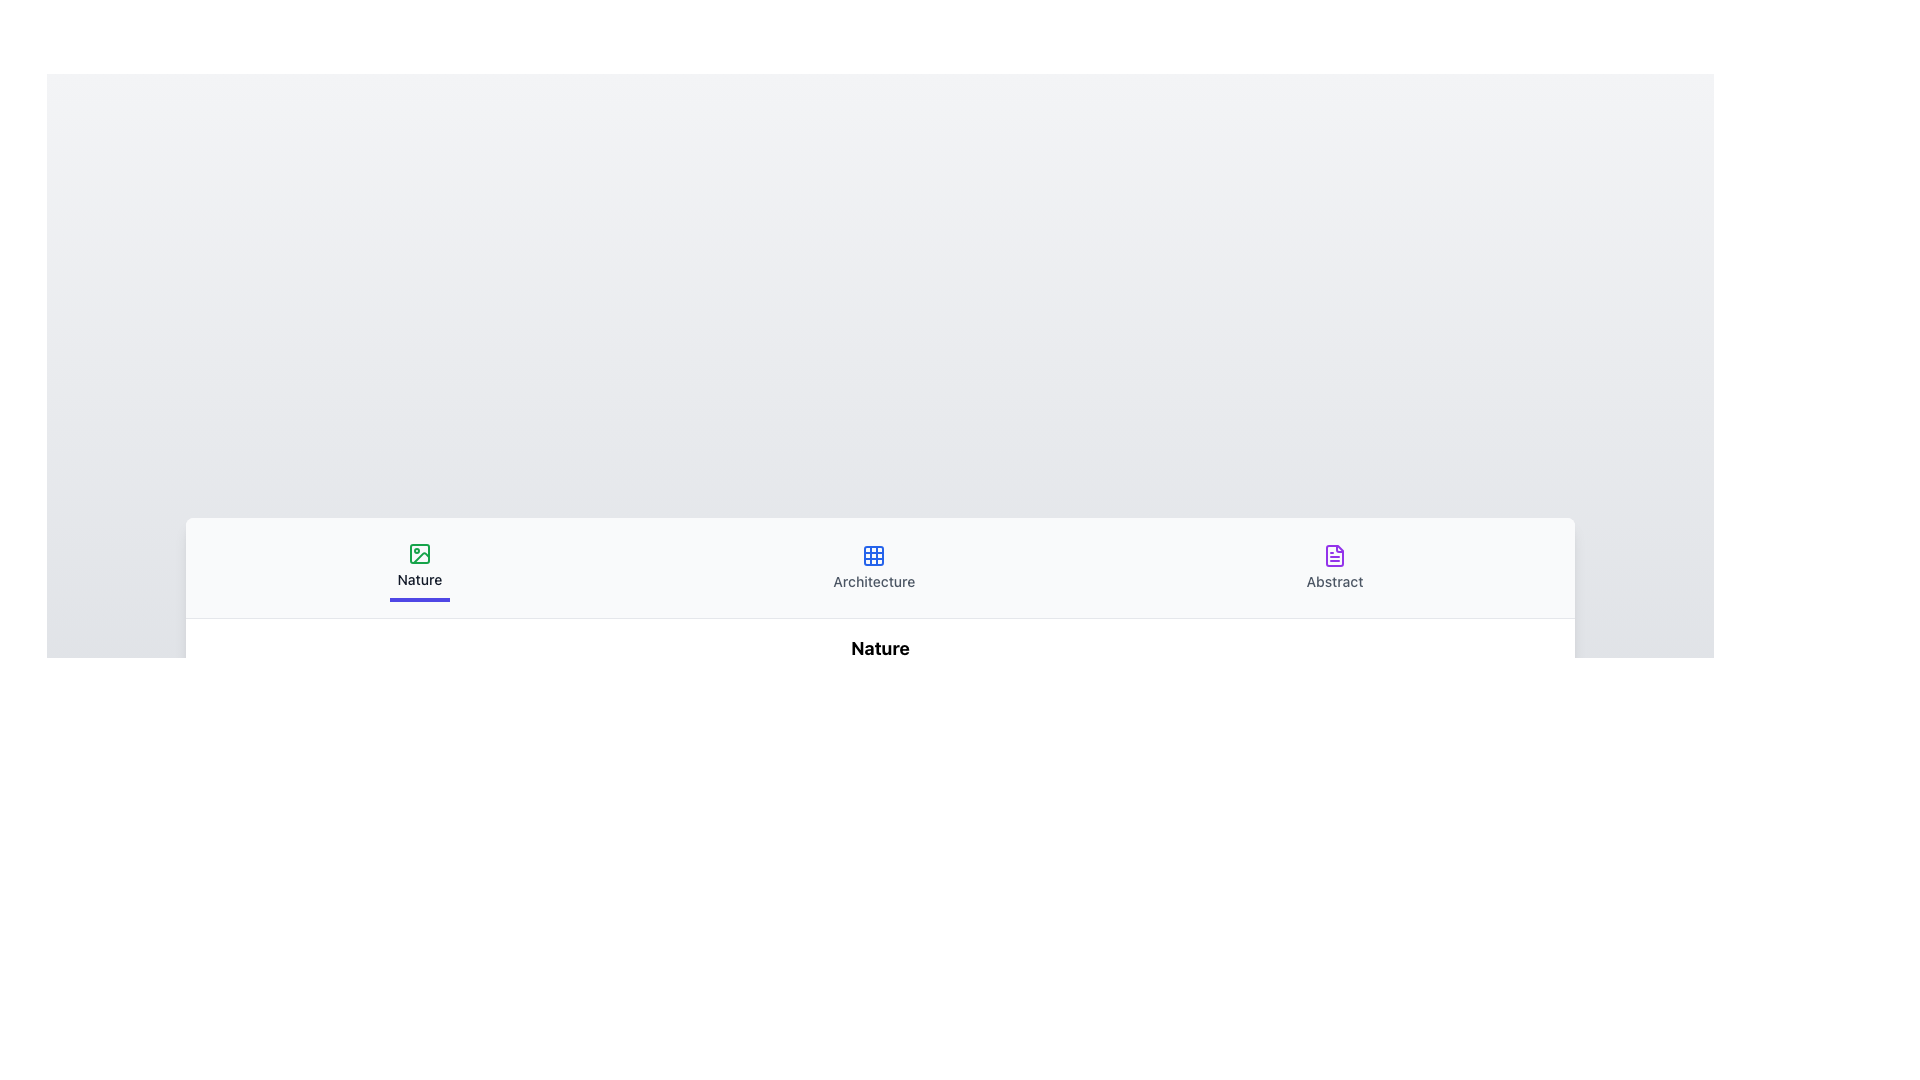  Describe the element at coordinates (874, 555) in the screenshot. I see `the icon representing the 'Architecture' category in the navigation bar` at that location.